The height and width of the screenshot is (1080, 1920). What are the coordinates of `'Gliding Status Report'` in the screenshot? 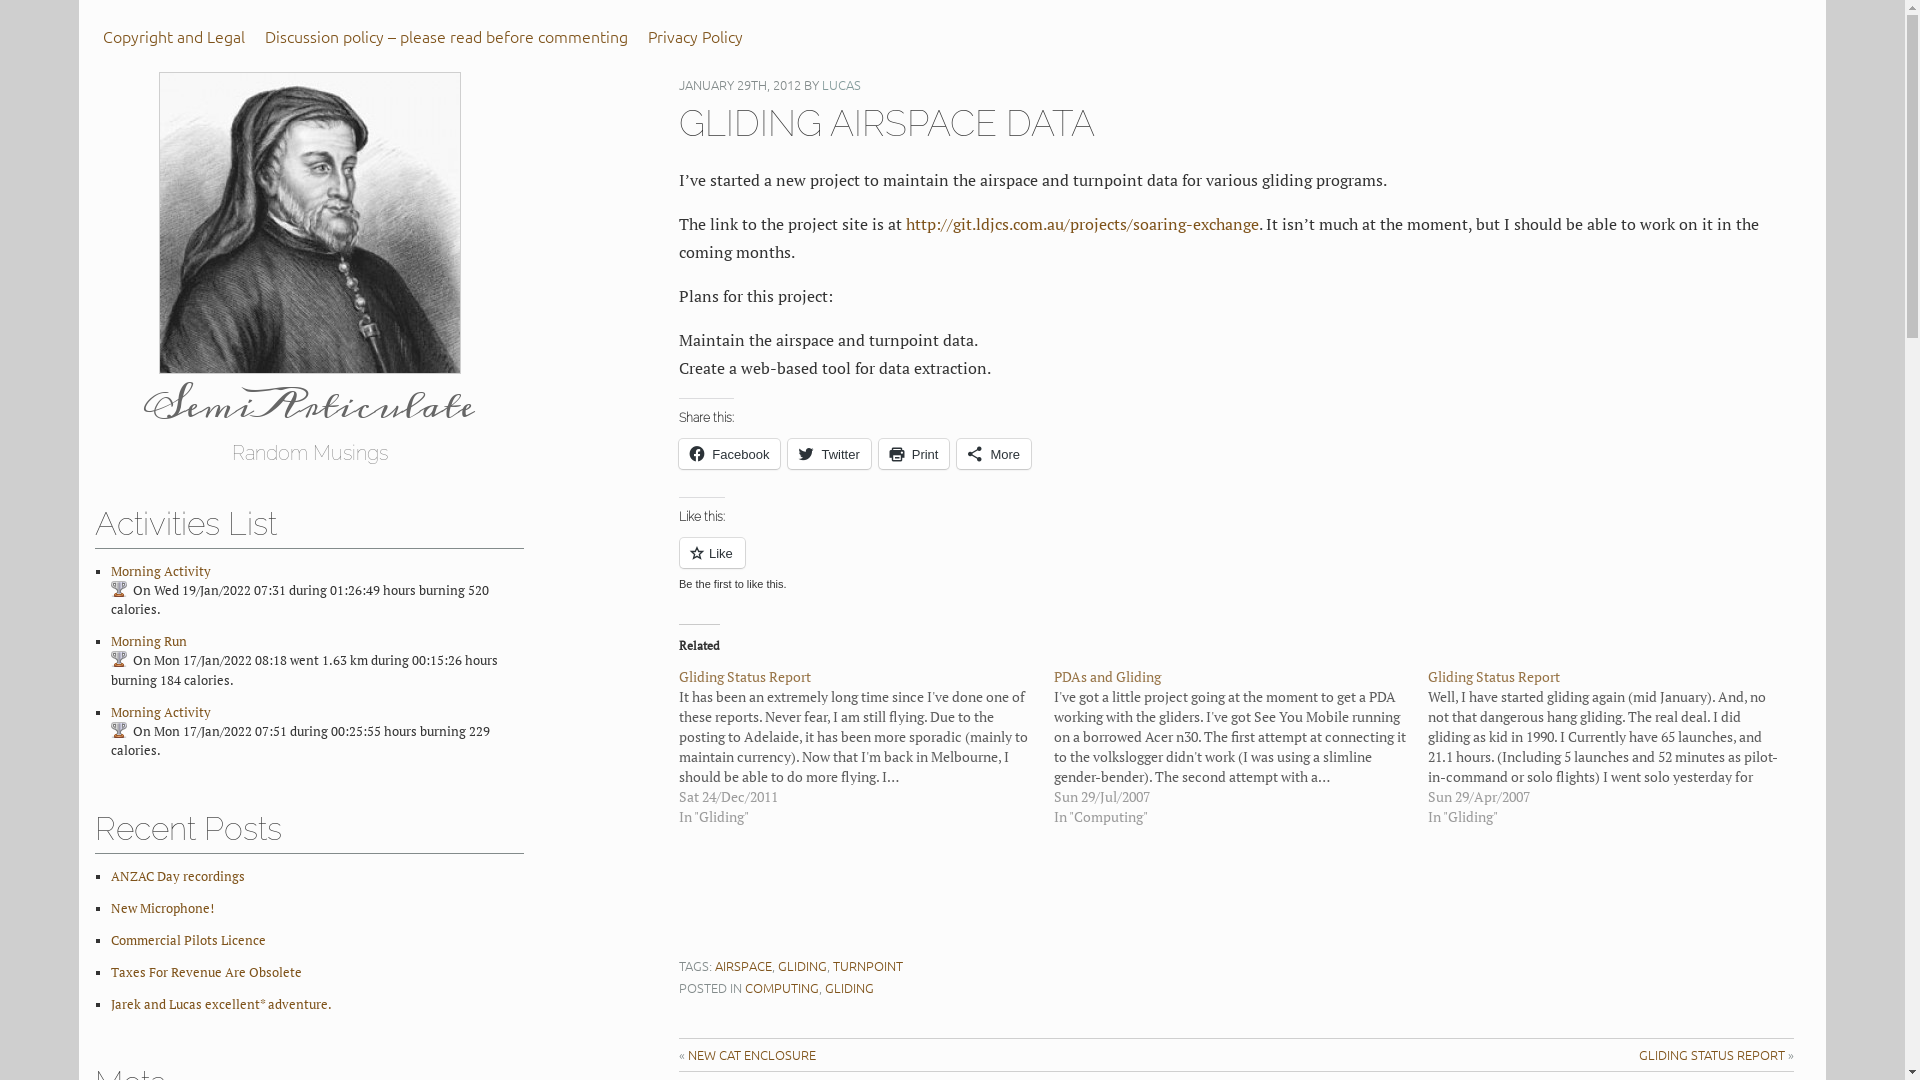 It's located at (1614, 747).